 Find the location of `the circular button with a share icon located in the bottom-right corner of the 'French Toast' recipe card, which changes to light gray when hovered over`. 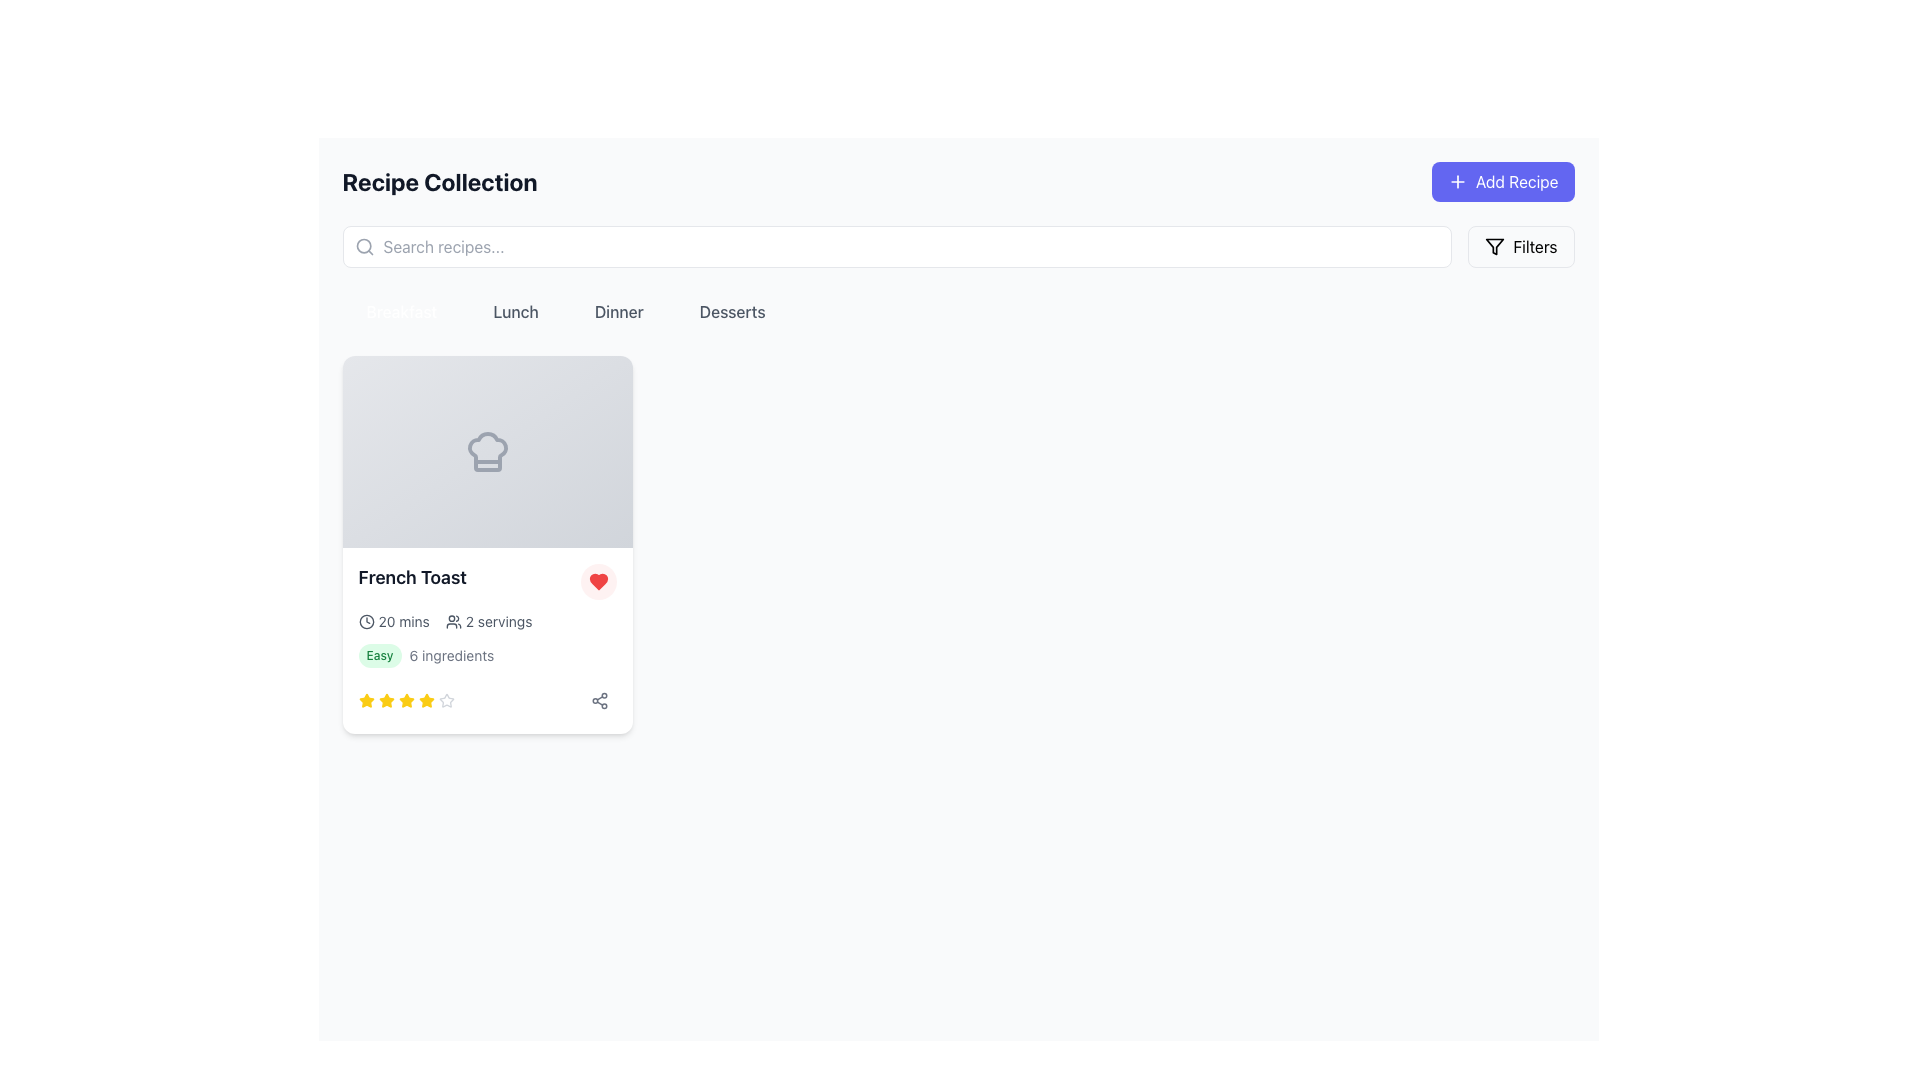

the circular button with a share icon located in the bottom-right corner of the 'French Toast' recipe card, which changes to light gray when hovered over is located at coordinates (598, 700).